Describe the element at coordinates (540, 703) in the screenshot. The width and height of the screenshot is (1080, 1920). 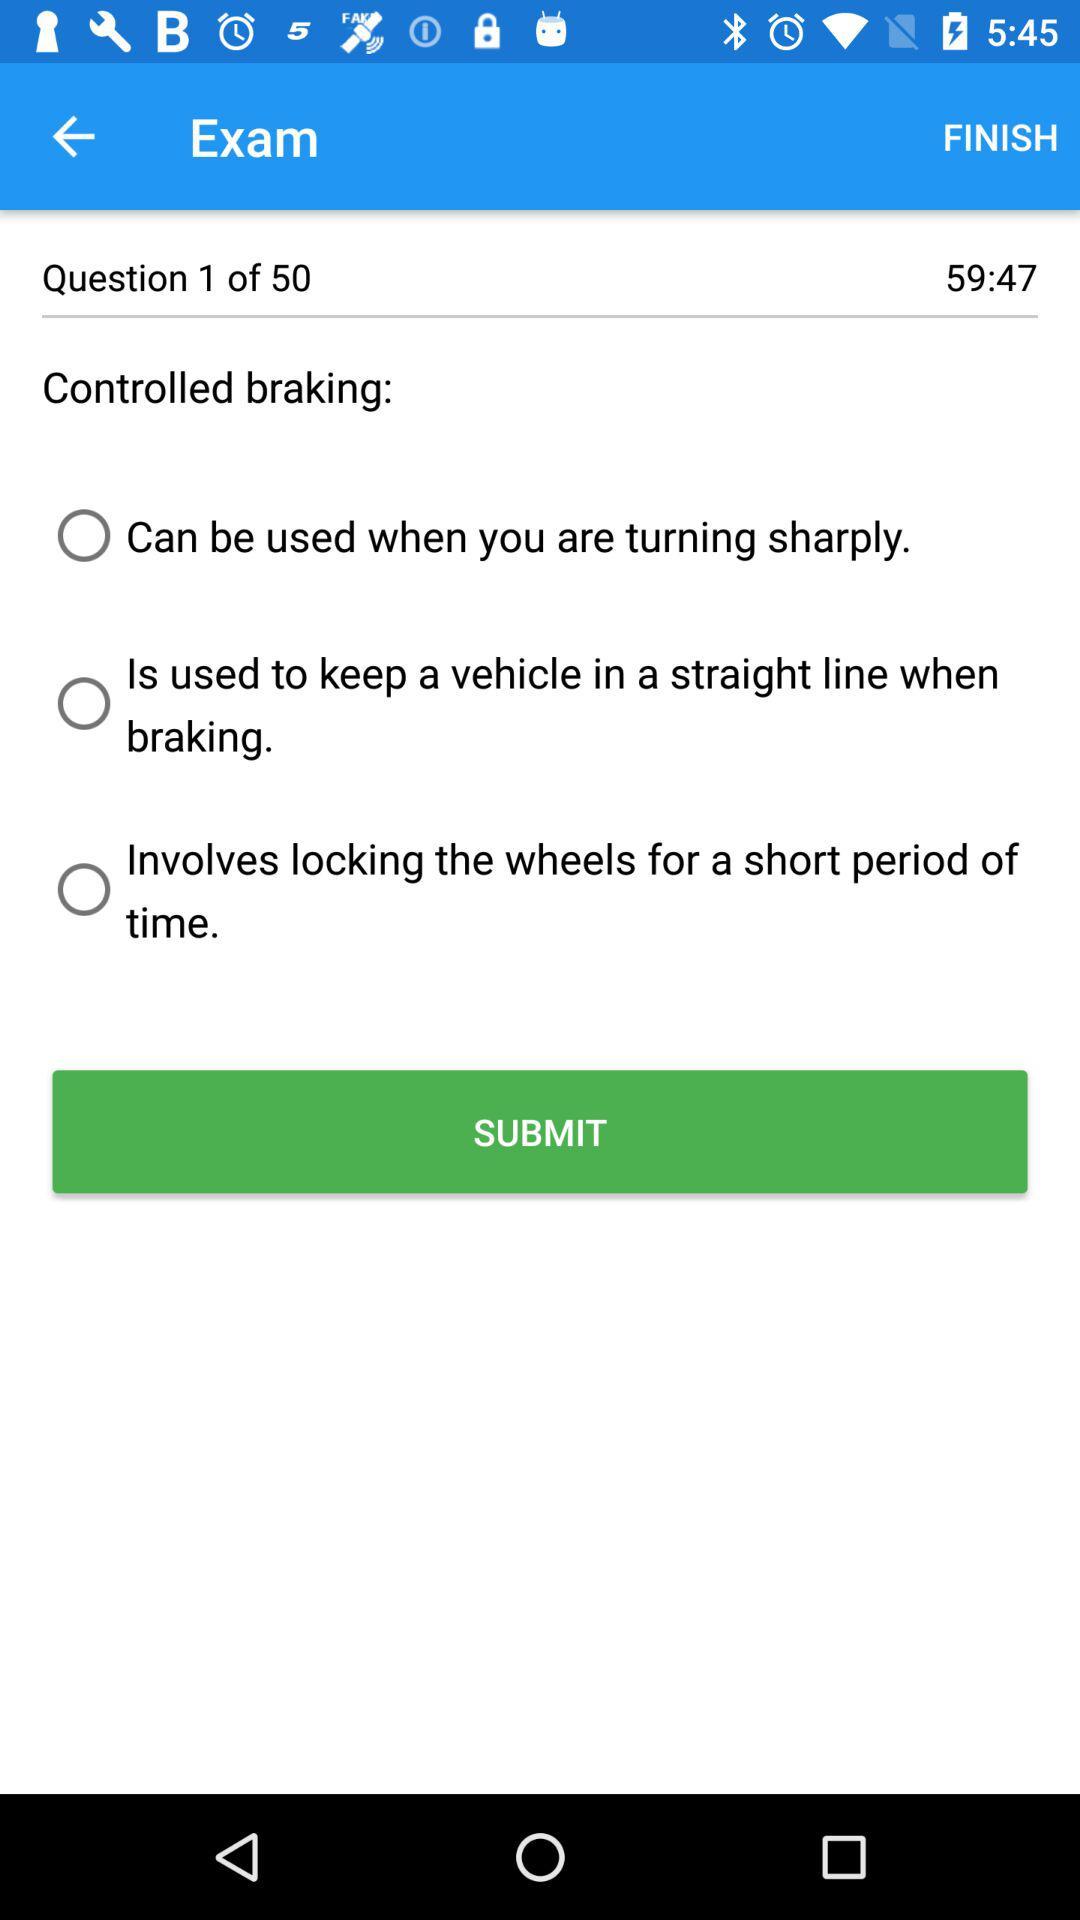
I see `the item above involves locking the icon` at that location.